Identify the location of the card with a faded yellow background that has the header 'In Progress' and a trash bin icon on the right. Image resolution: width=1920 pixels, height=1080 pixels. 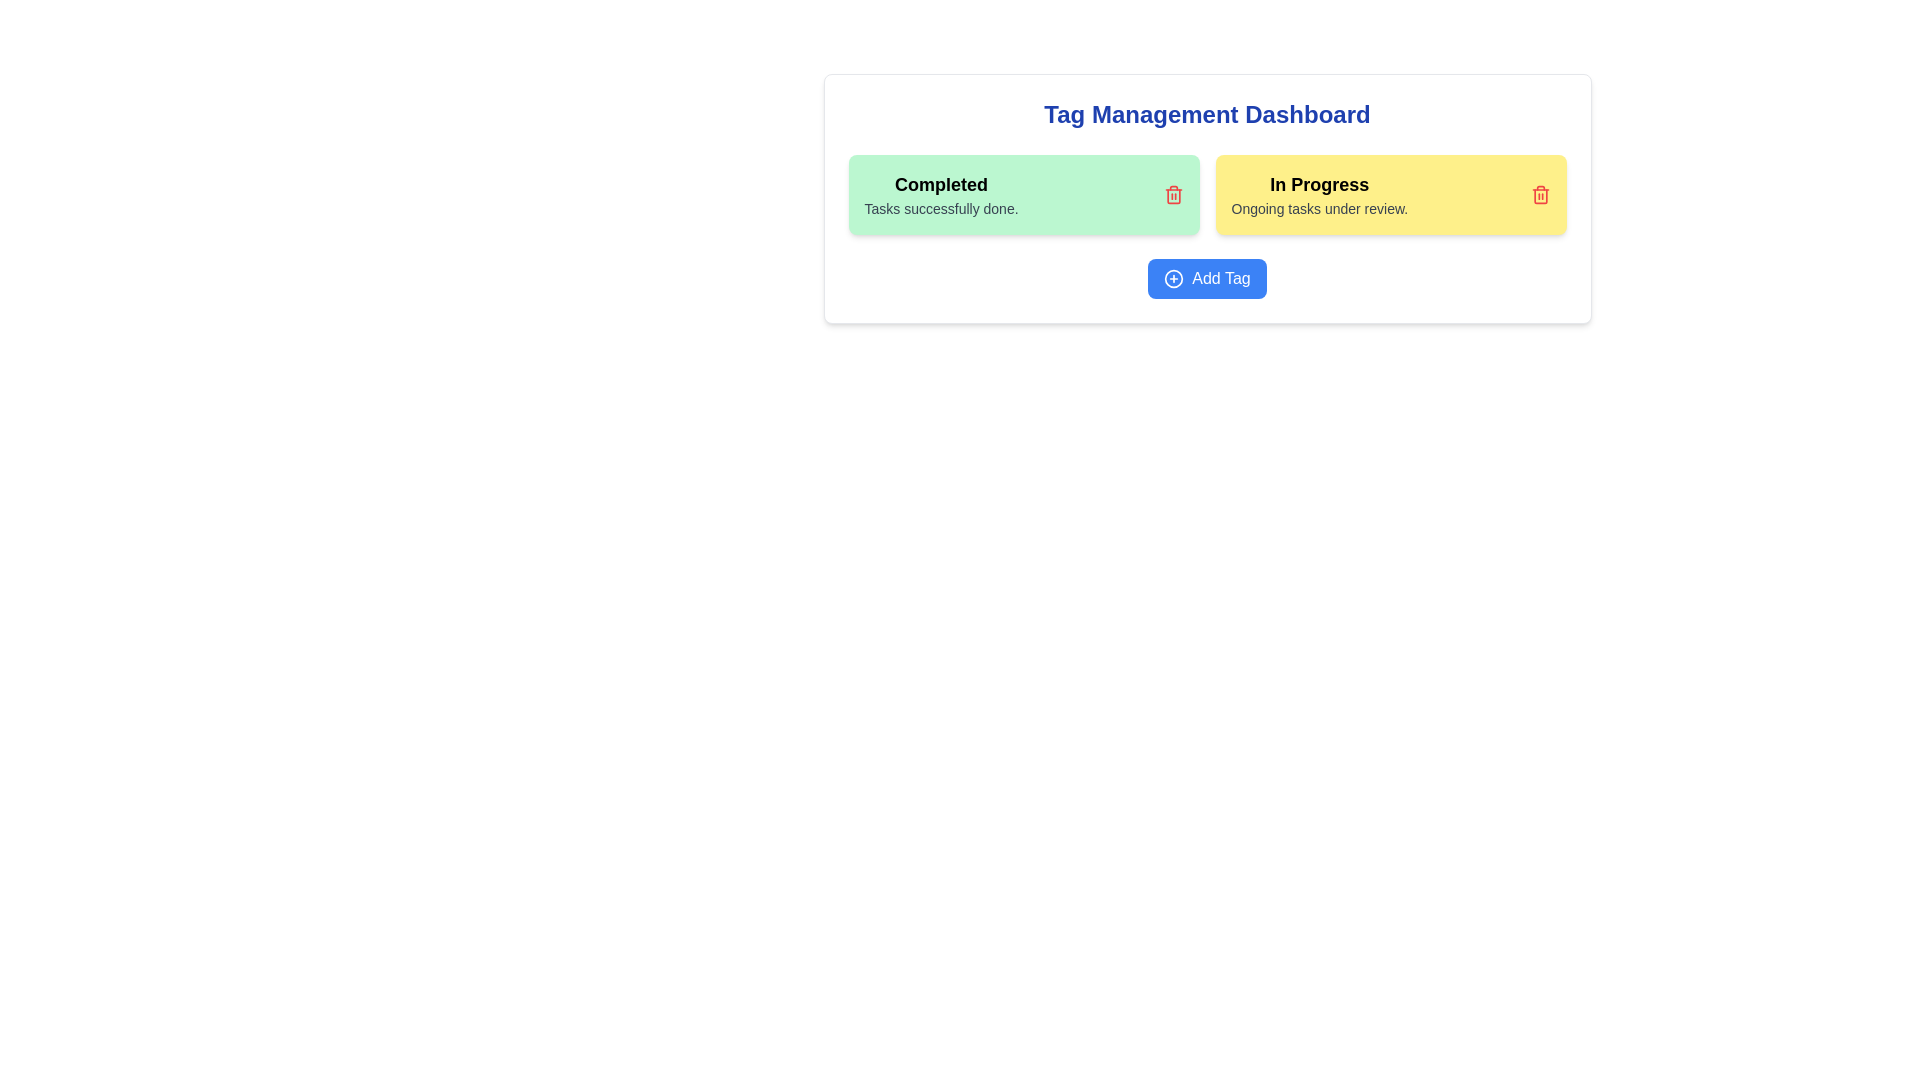
(1390, 195).